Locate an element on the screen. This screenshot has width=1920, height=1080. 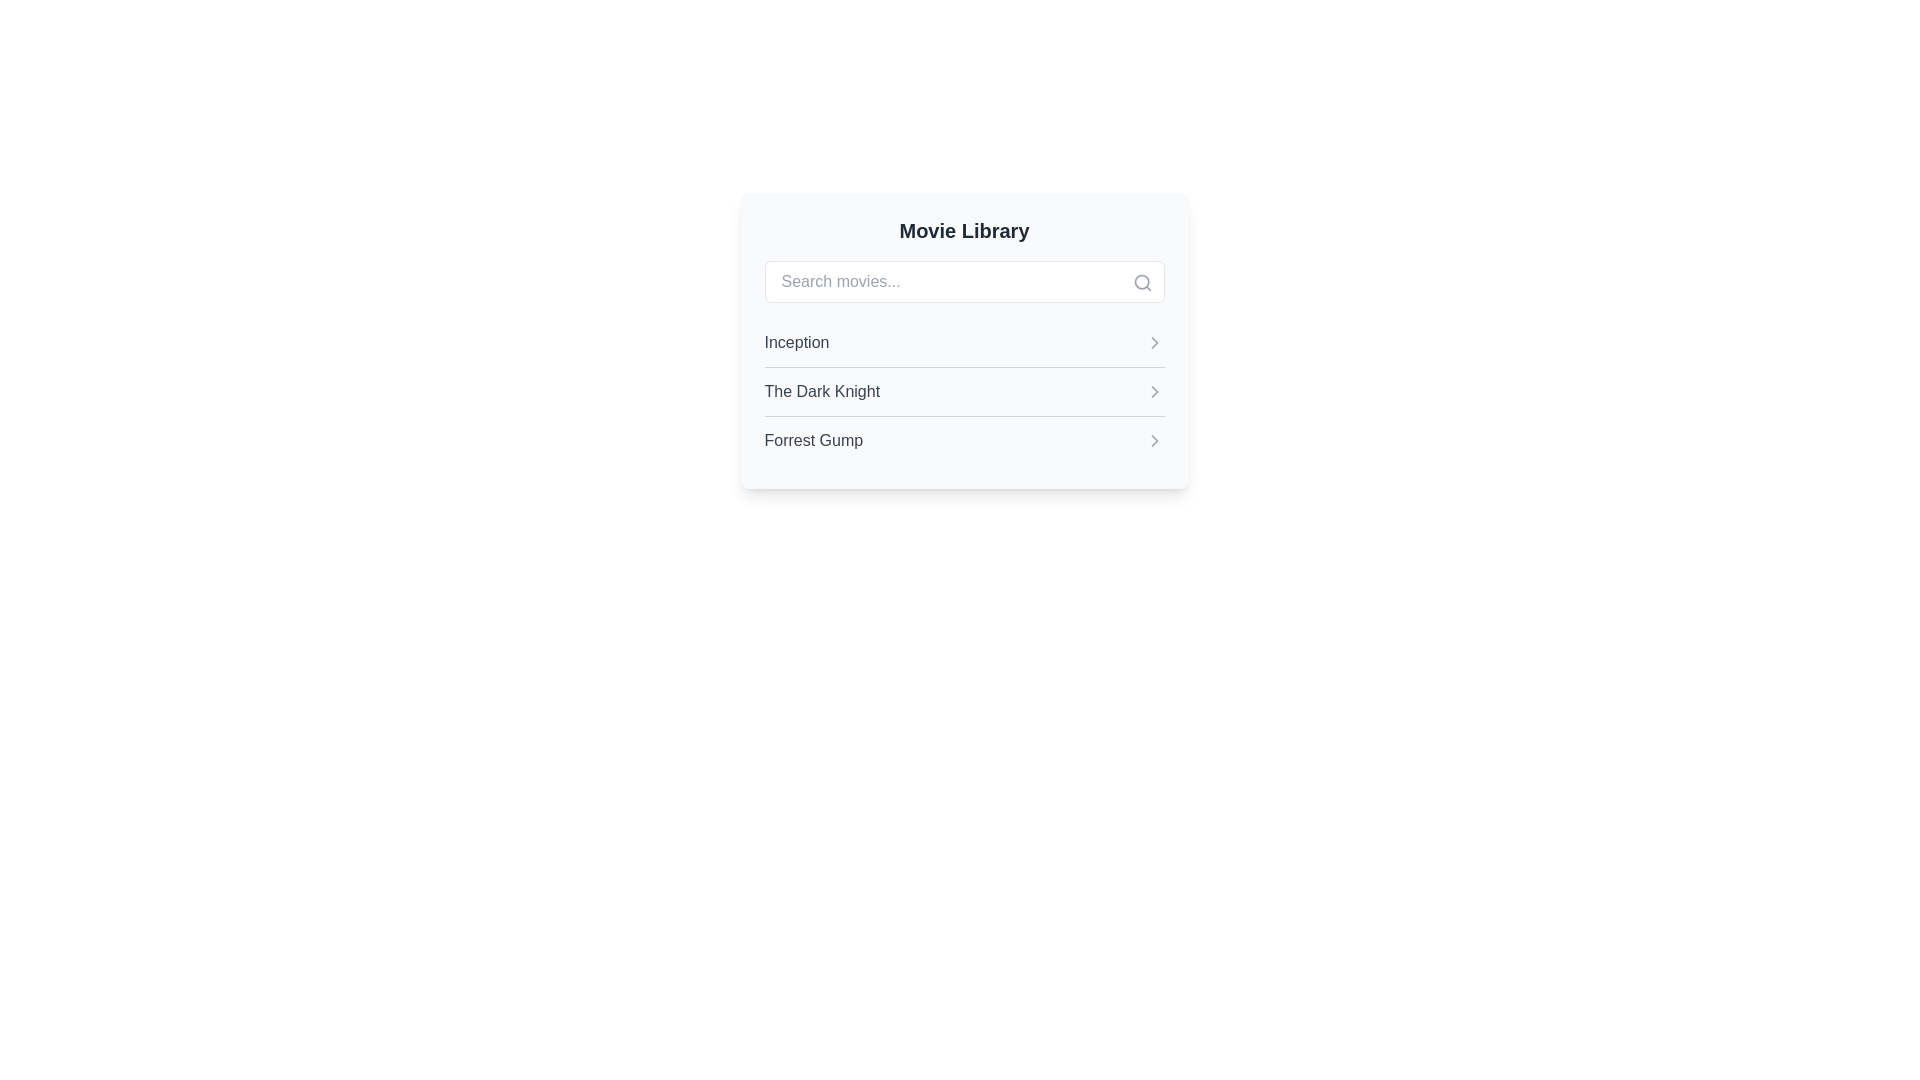
the text label displaying the title 'The Dark Knight' in the movie library interface, which is the second item in the vertical list is located at coordinates (822, 392).